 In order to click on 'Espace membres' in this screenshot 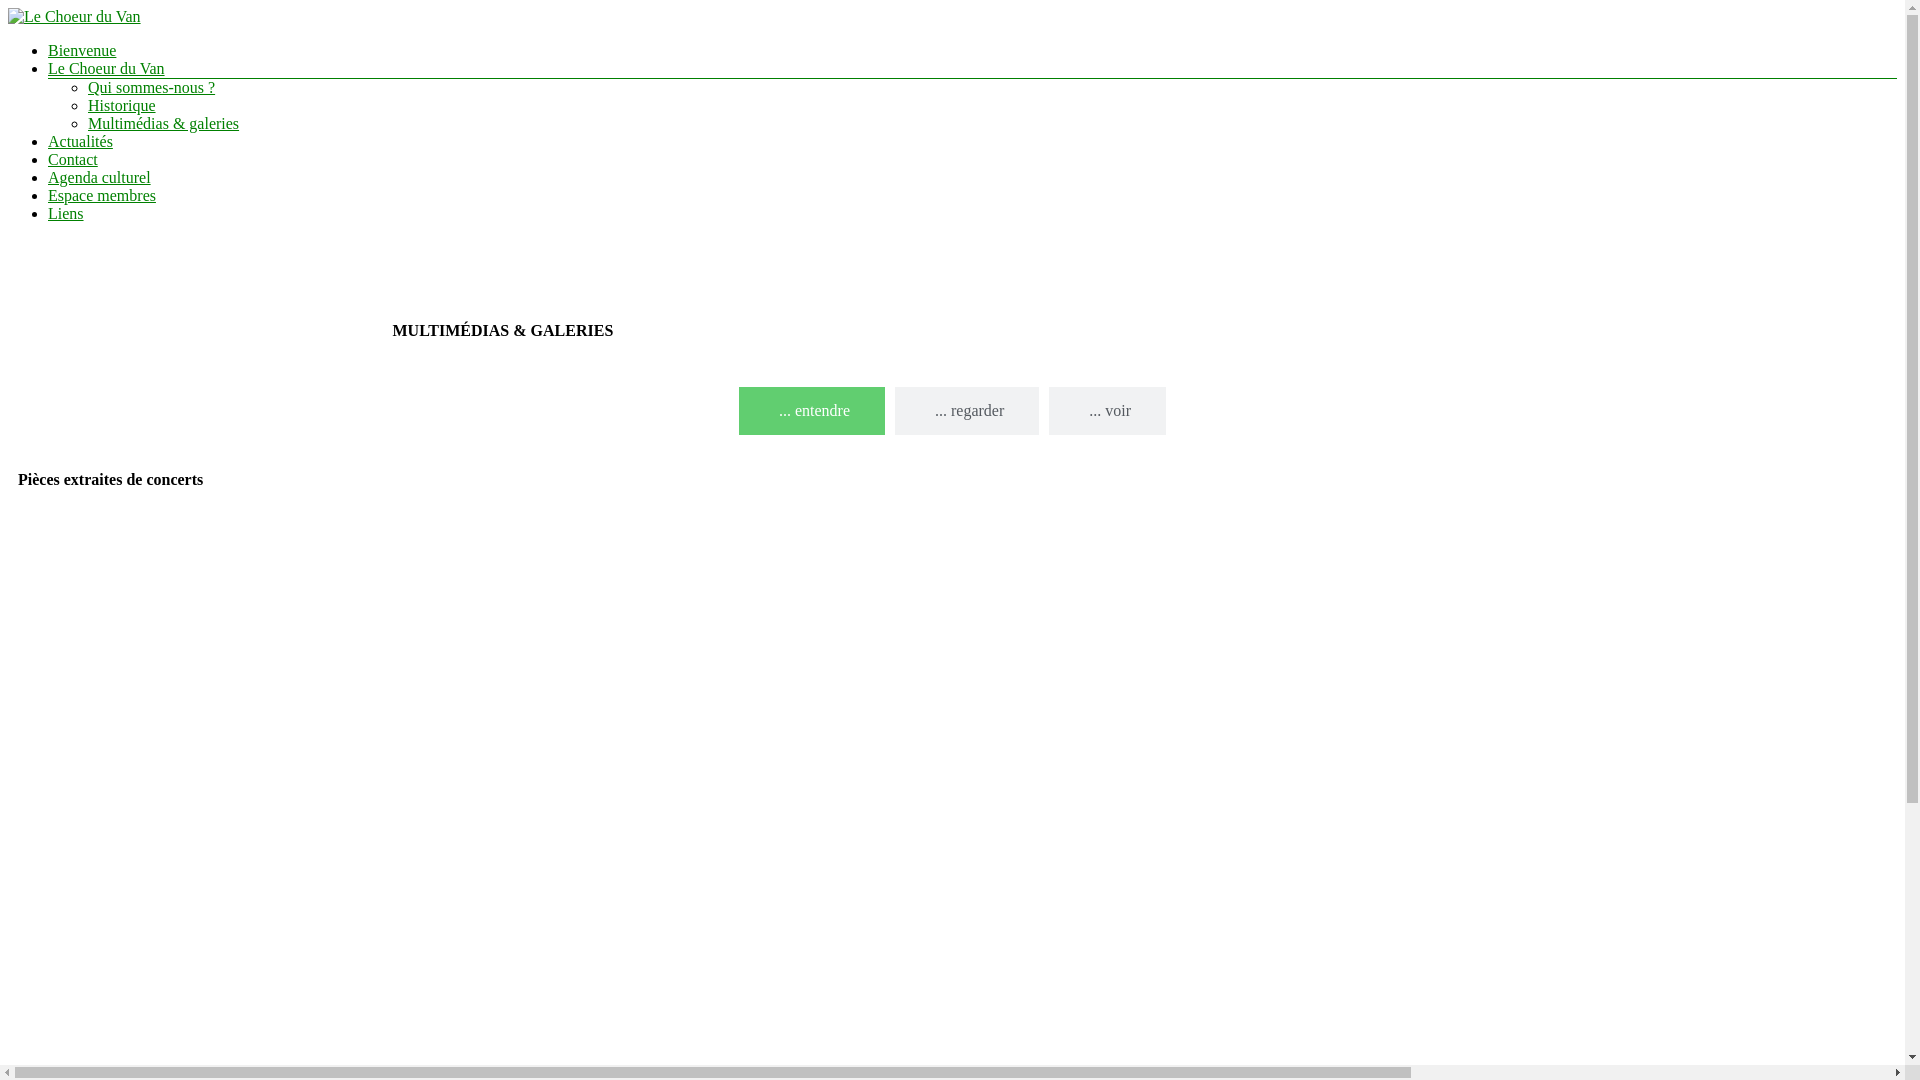, I will do `click(100, 195)`.